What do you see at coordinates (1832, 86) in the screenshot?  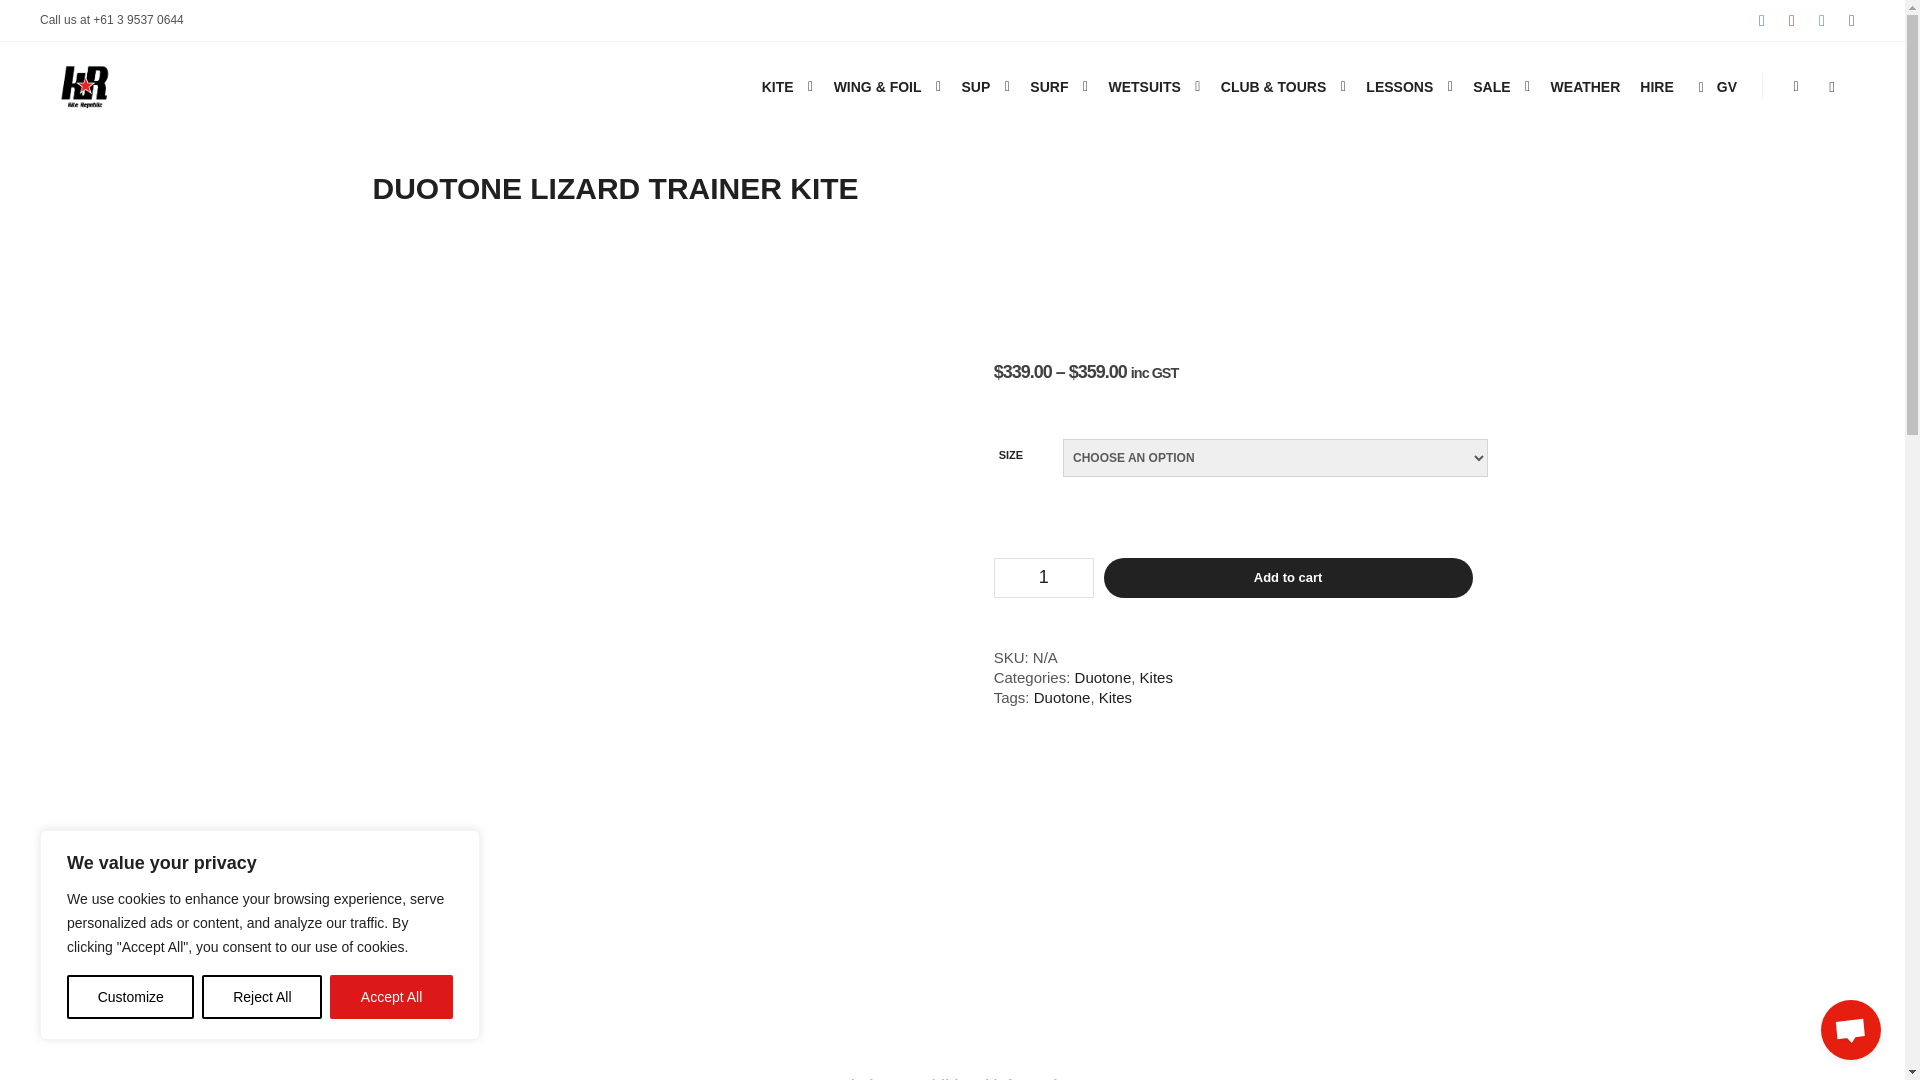 I see `'Search'` at bounding box center [1832, 86].